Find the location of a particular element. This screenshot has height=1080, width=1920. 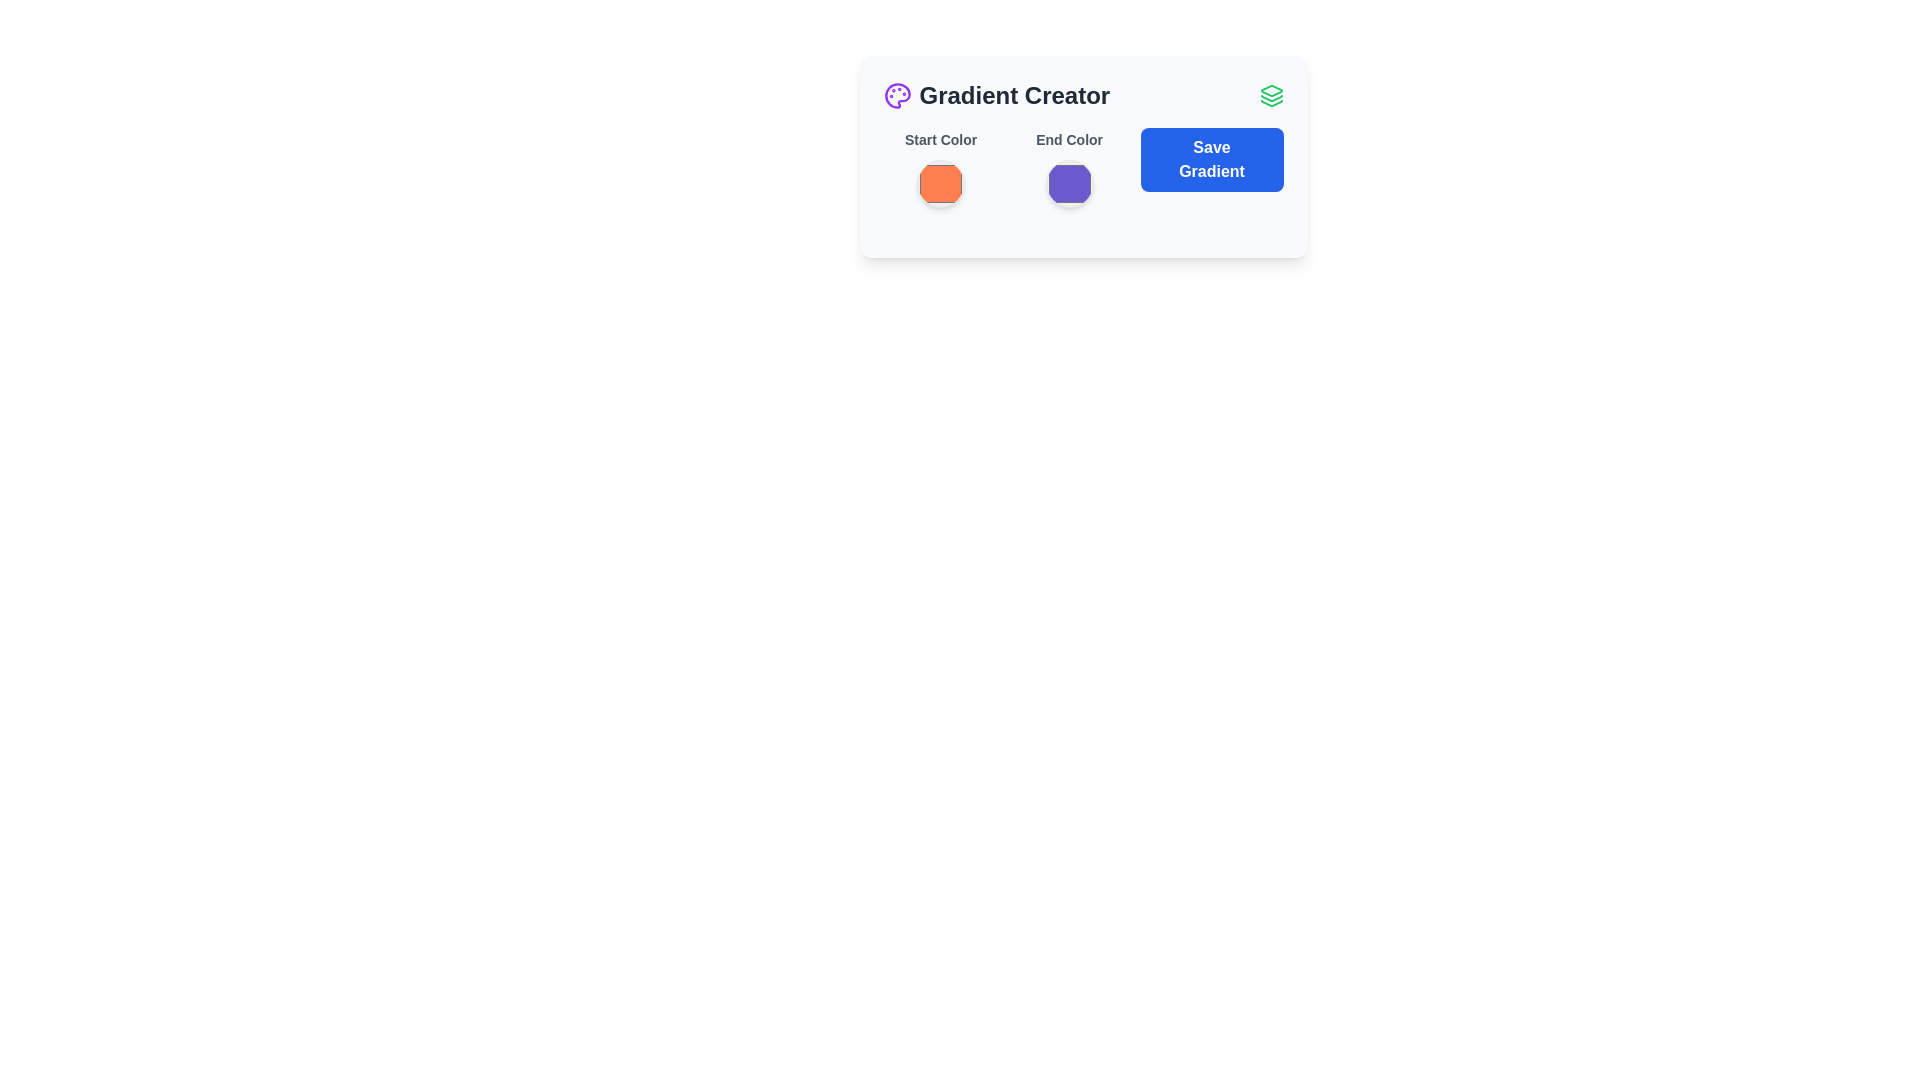

the decorative graphic located in the top-right area of the interface, near the 'Save Gradient' button is located at coordinates (1270, 91).